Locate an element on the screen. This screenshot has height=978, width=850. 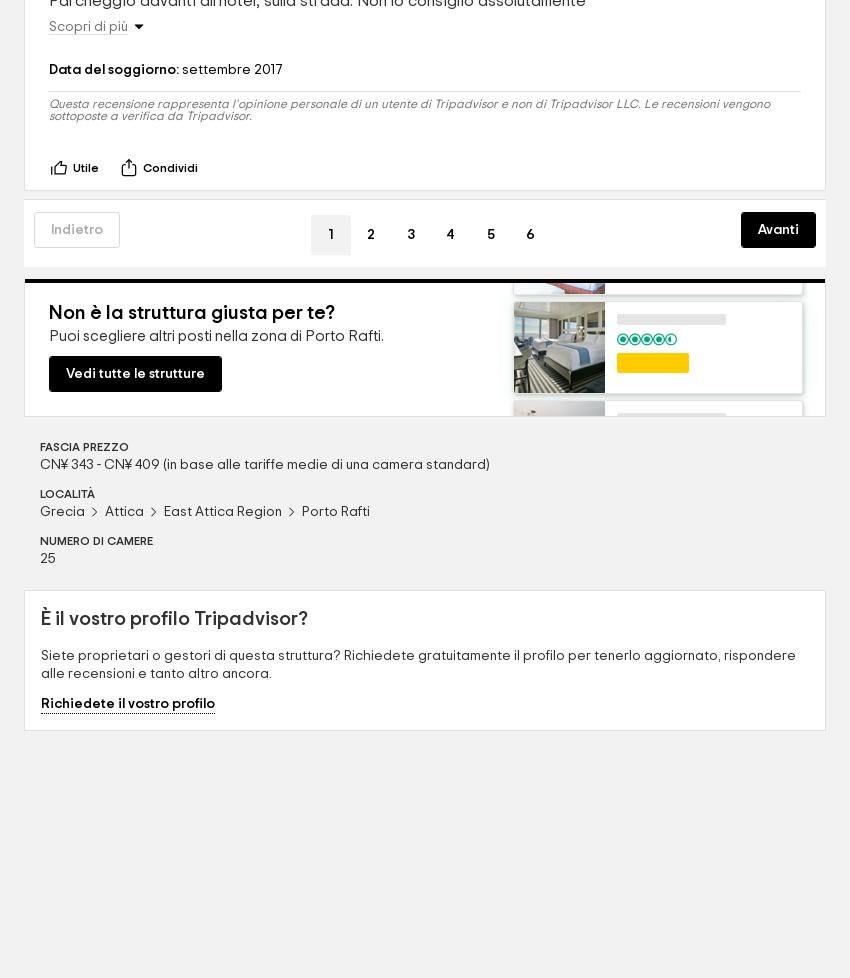
'Grecia' is located at coordinates (62, 511).